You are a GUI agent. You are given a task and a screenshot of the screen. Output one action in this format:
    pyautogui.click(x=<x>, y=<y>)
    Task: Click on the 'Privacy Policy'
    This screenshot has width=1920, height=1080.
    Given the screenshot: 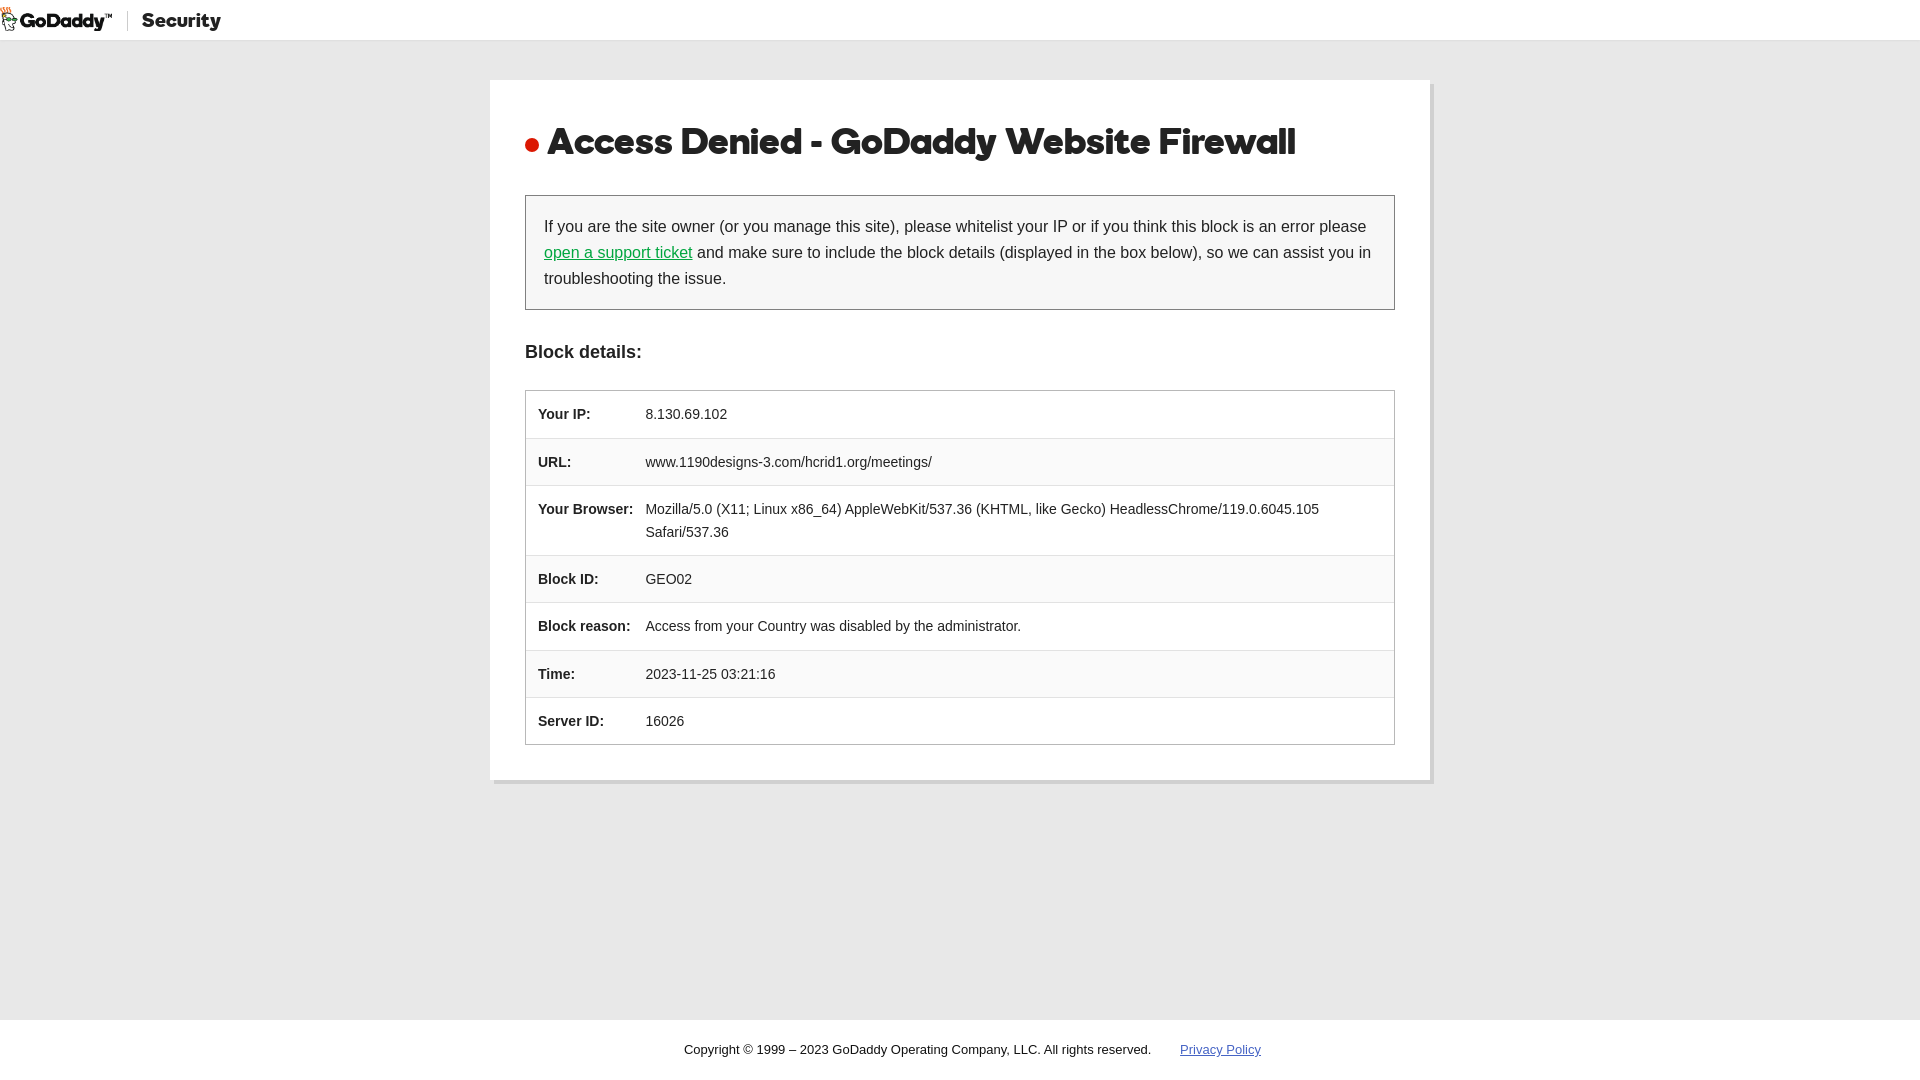 What is the action you would take?
    pyautogui.click(x=1219, y=1048)
    